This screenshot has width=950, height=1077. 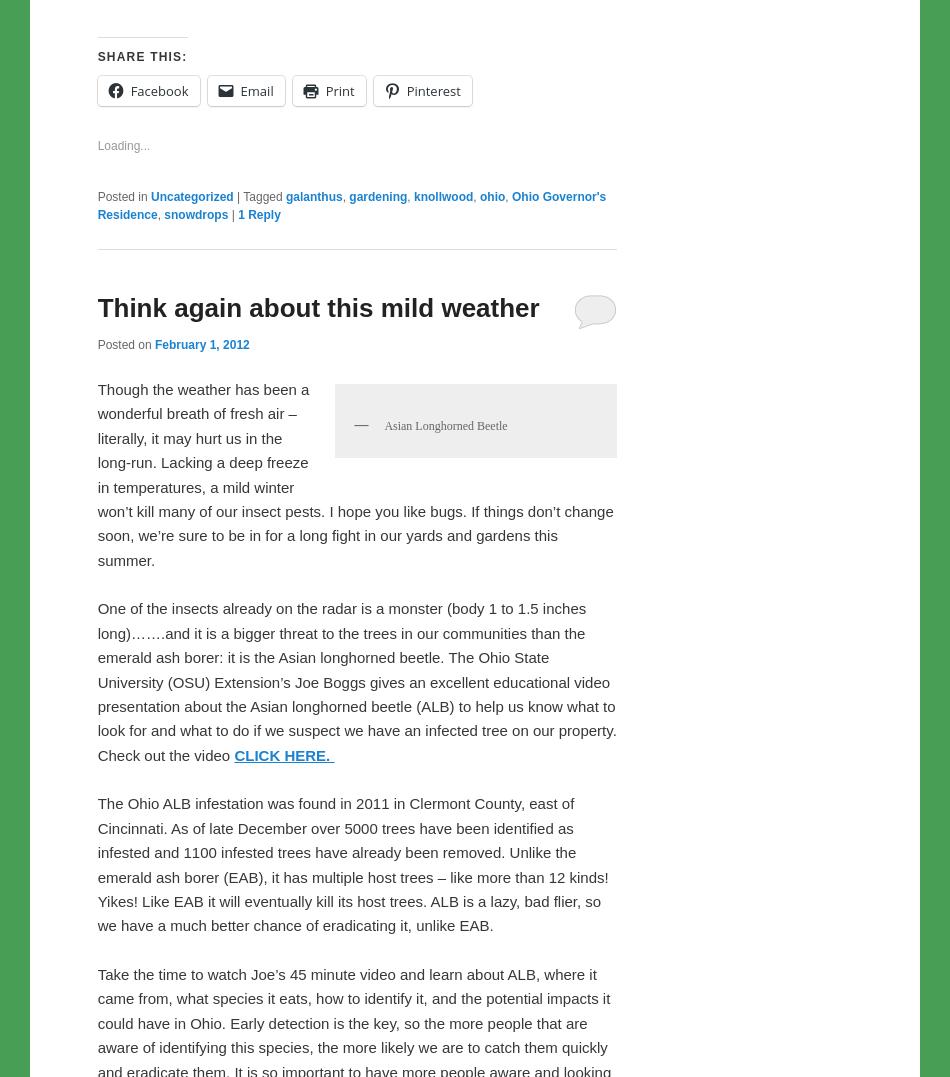 What do you see at coordinates (195, 257) in the screenshot?
I see `'snowdrops'` at bounding box center [195, 257].